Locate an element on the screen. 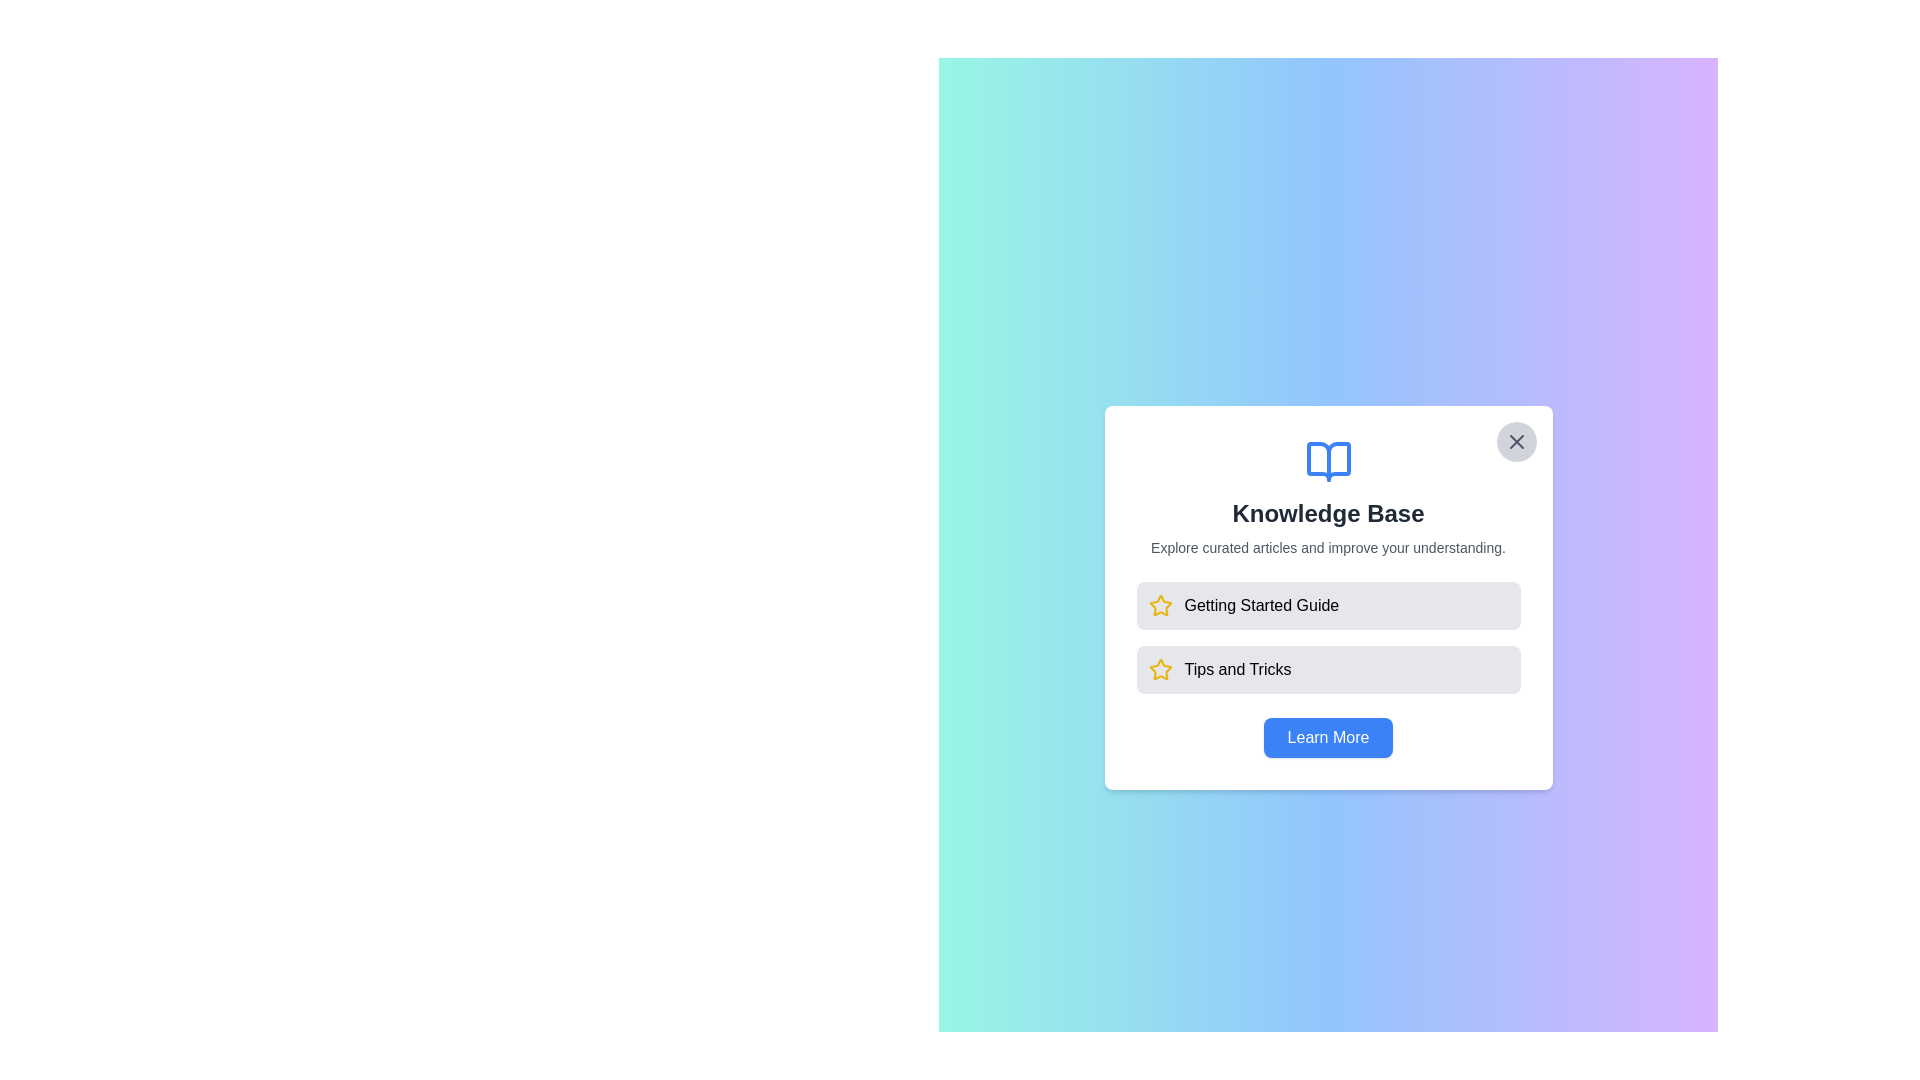  the information displayed in the informational header section titled 'Knowledge Base' which contains an icon of an open book, a bold title, and a subtitle is located at coordinates (1328, 496).